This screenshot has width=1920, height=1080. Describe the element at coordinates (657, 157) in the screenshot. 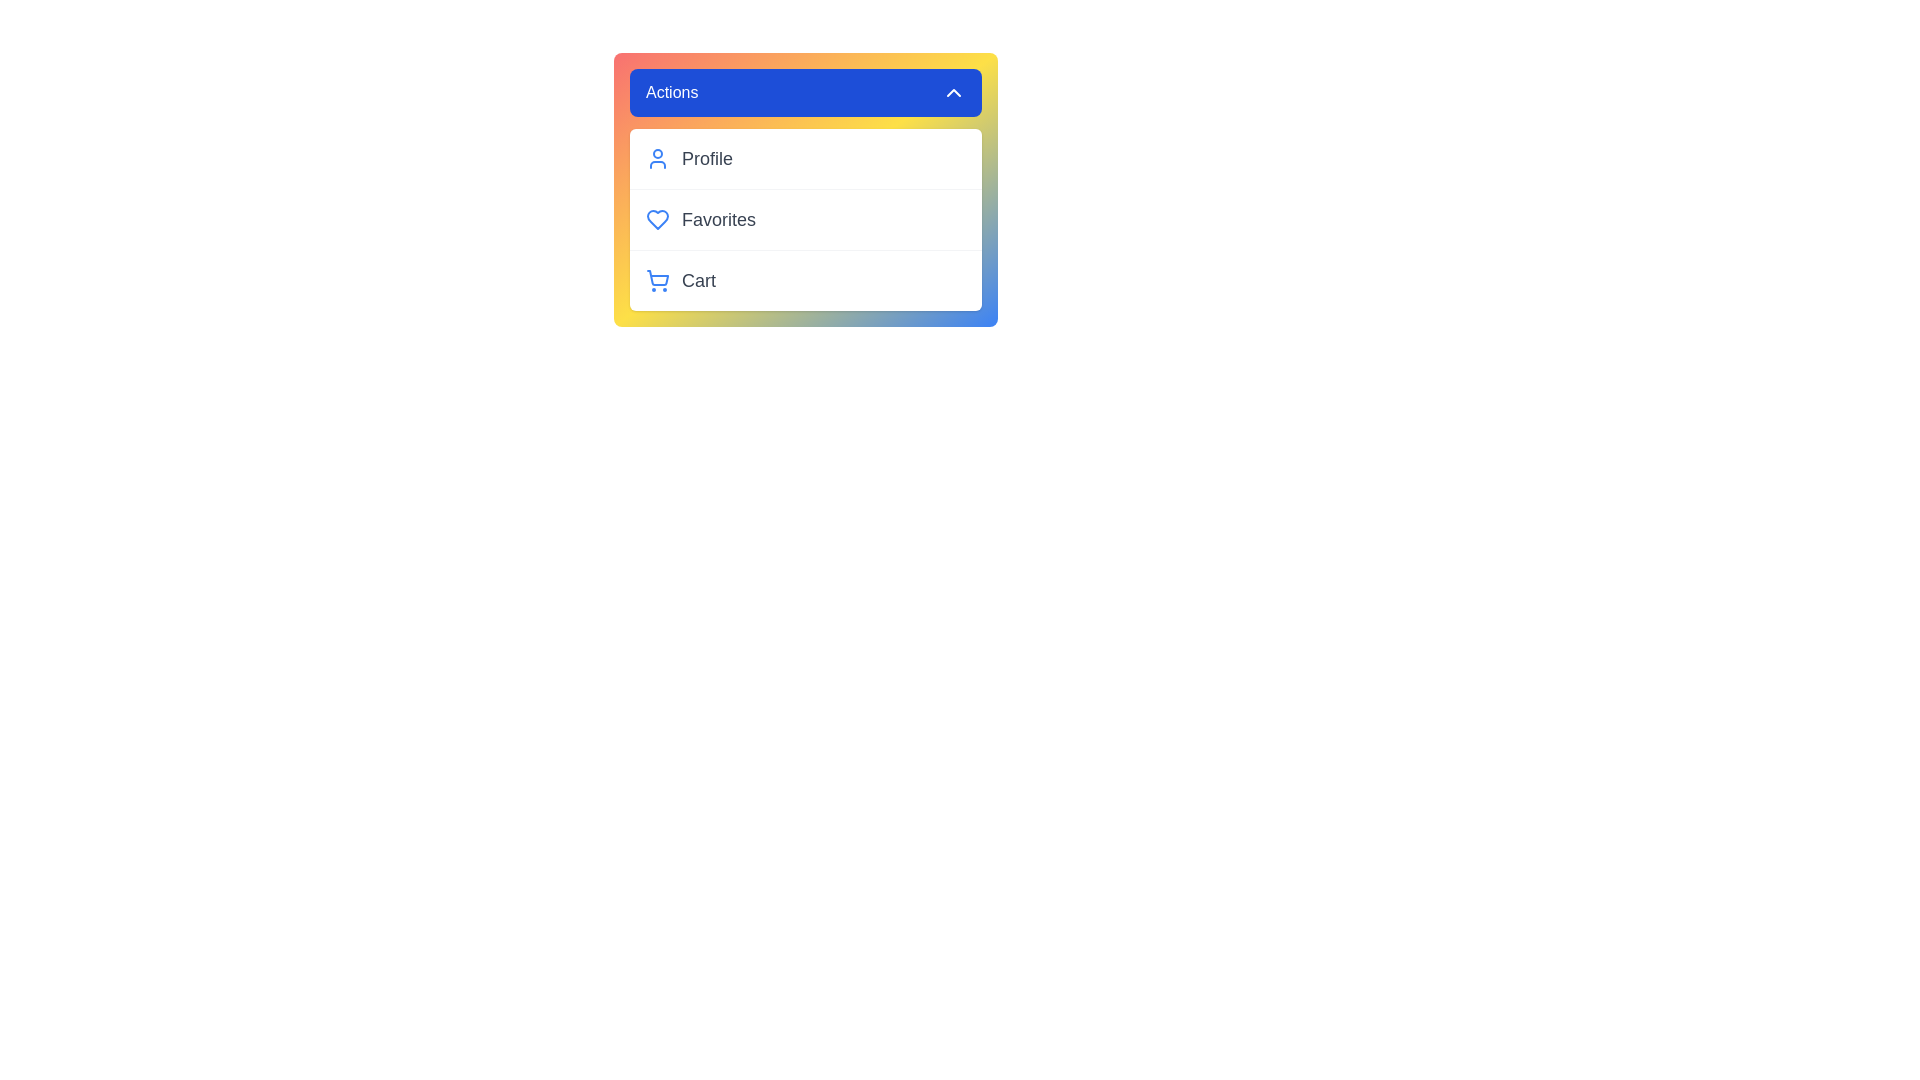

I see `the blue-styled user profile icon located at the left end of the 'Profile' section within the dropdown menu` at that location.